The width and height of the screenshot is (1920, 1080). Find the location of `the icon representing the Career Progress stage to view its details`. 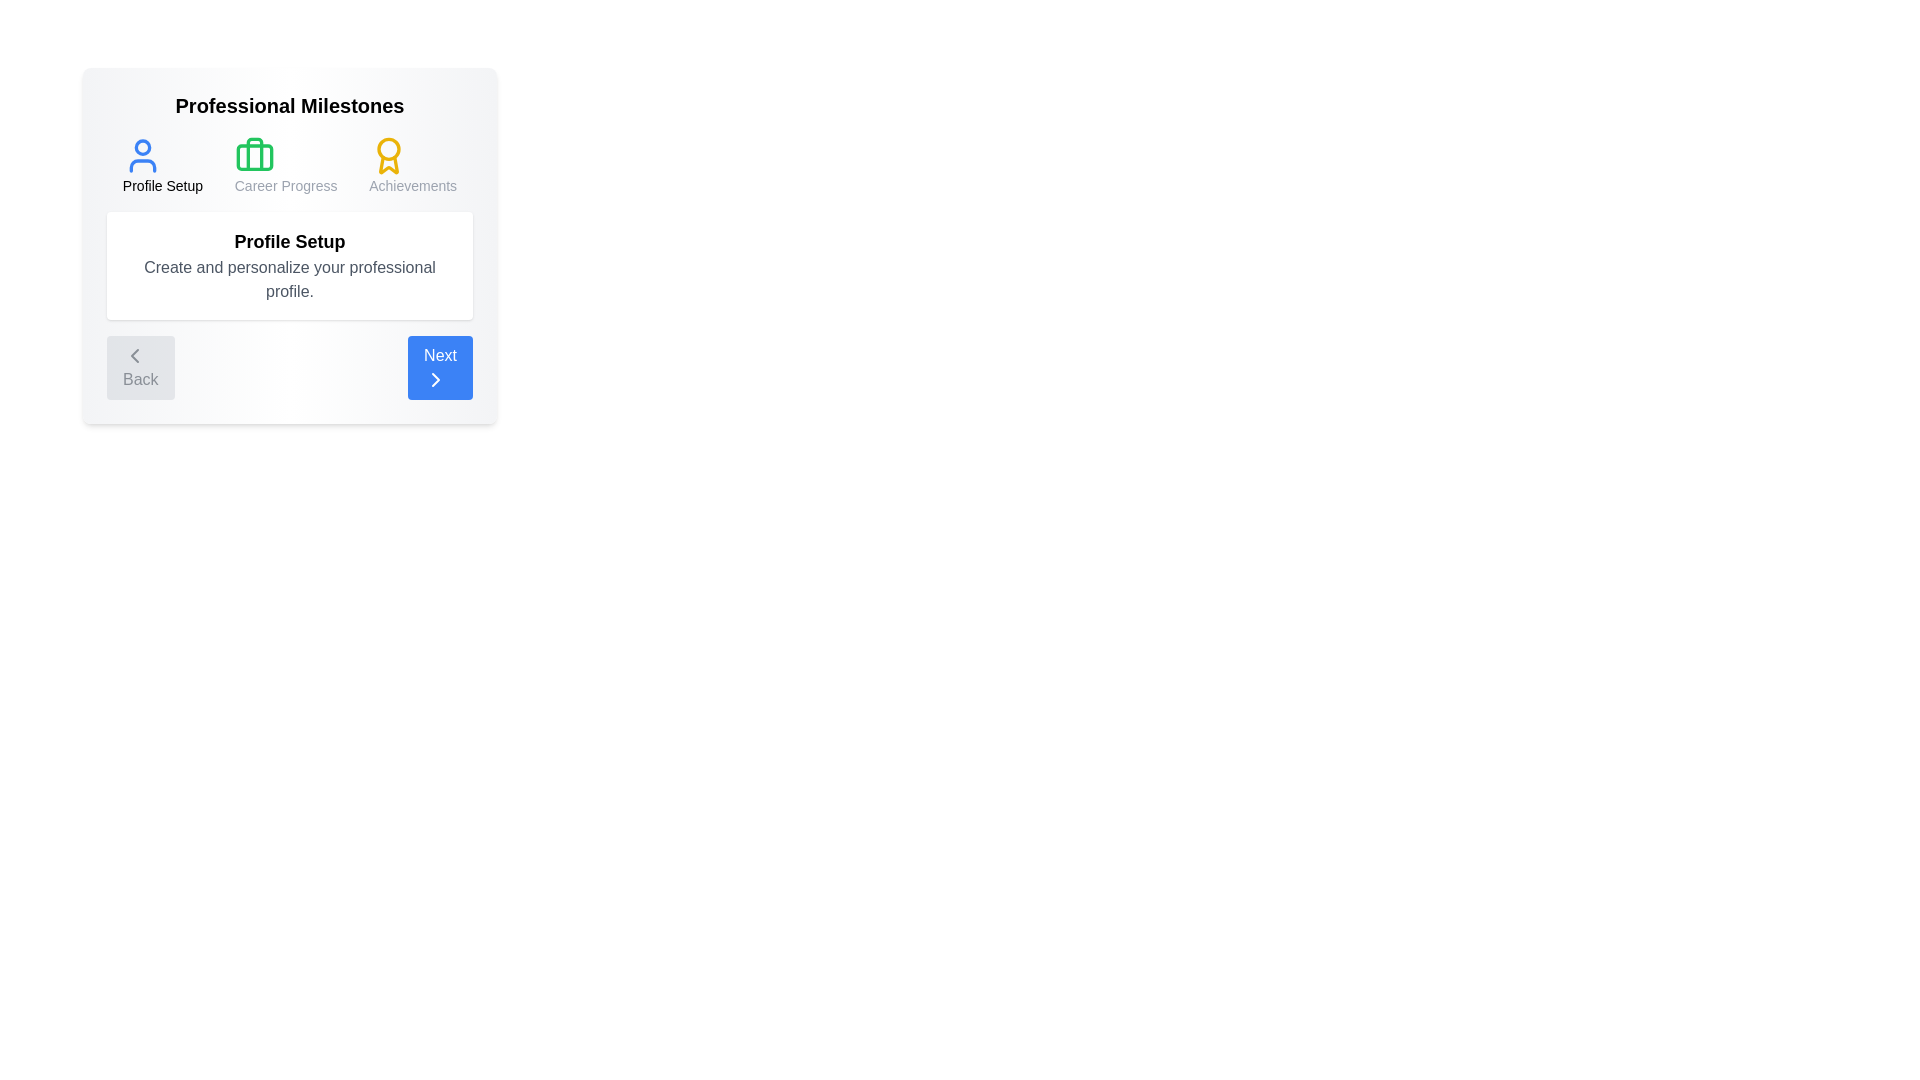

the icon representing the Career Progress stage to view its details is located at coordinates (253, 154).